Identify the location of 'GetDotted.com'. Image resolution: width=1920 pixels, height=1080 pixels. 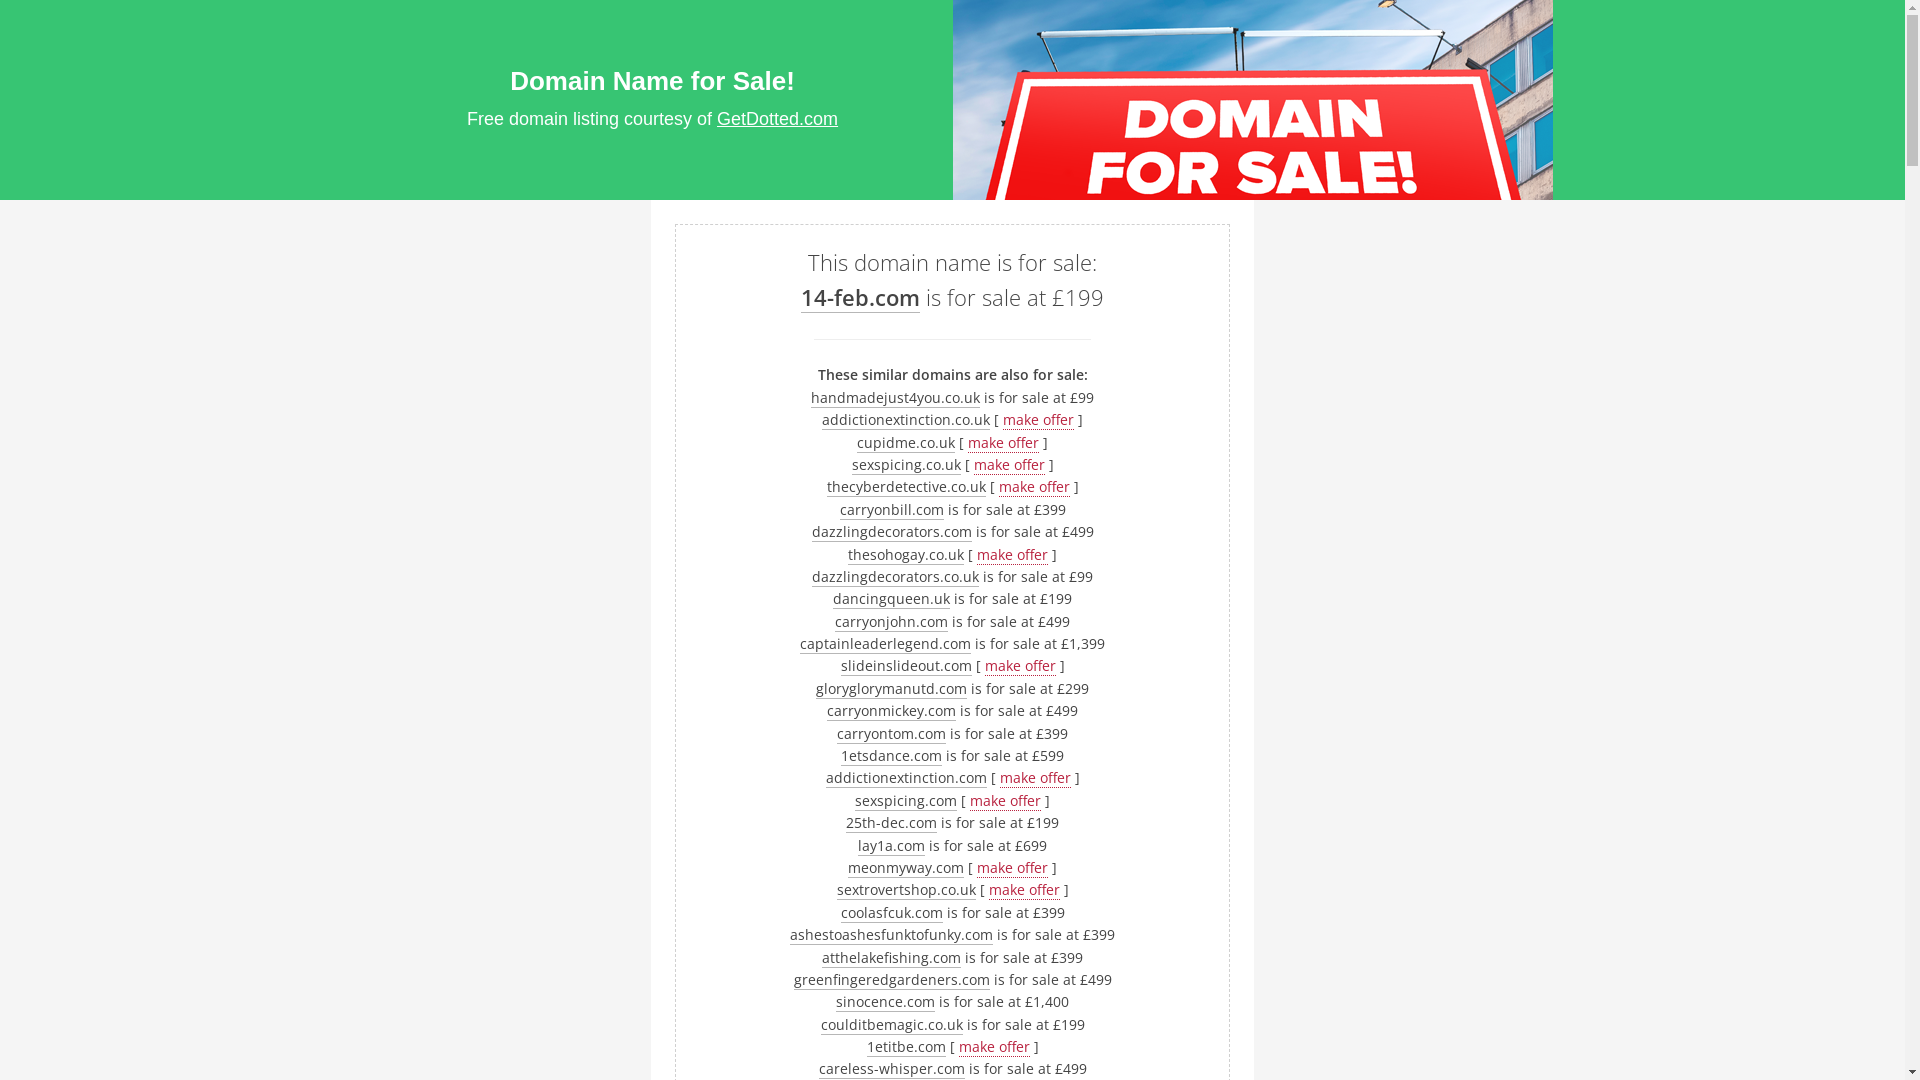
(776, 119).